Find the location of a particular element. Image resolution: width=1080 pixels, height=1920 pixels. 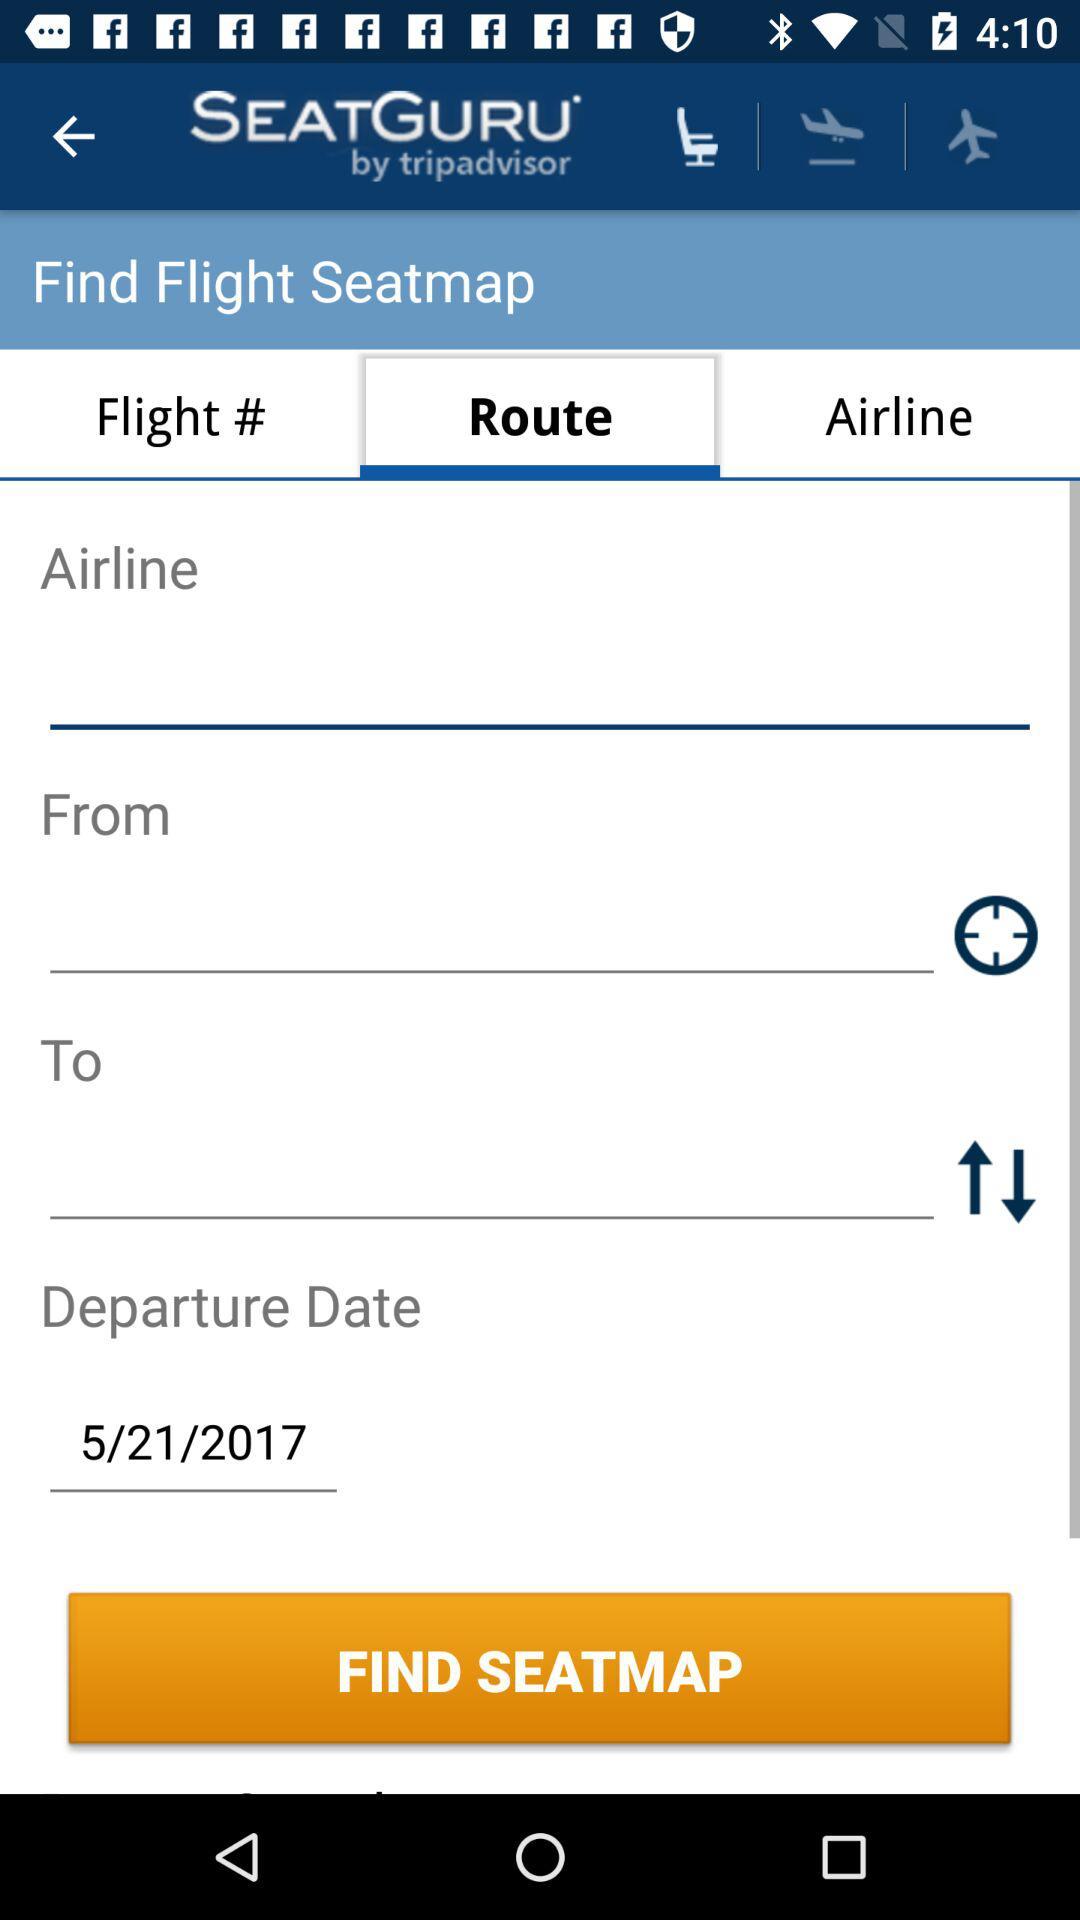

the 5/21/2017 icon is located at coordinates (193, 1440).